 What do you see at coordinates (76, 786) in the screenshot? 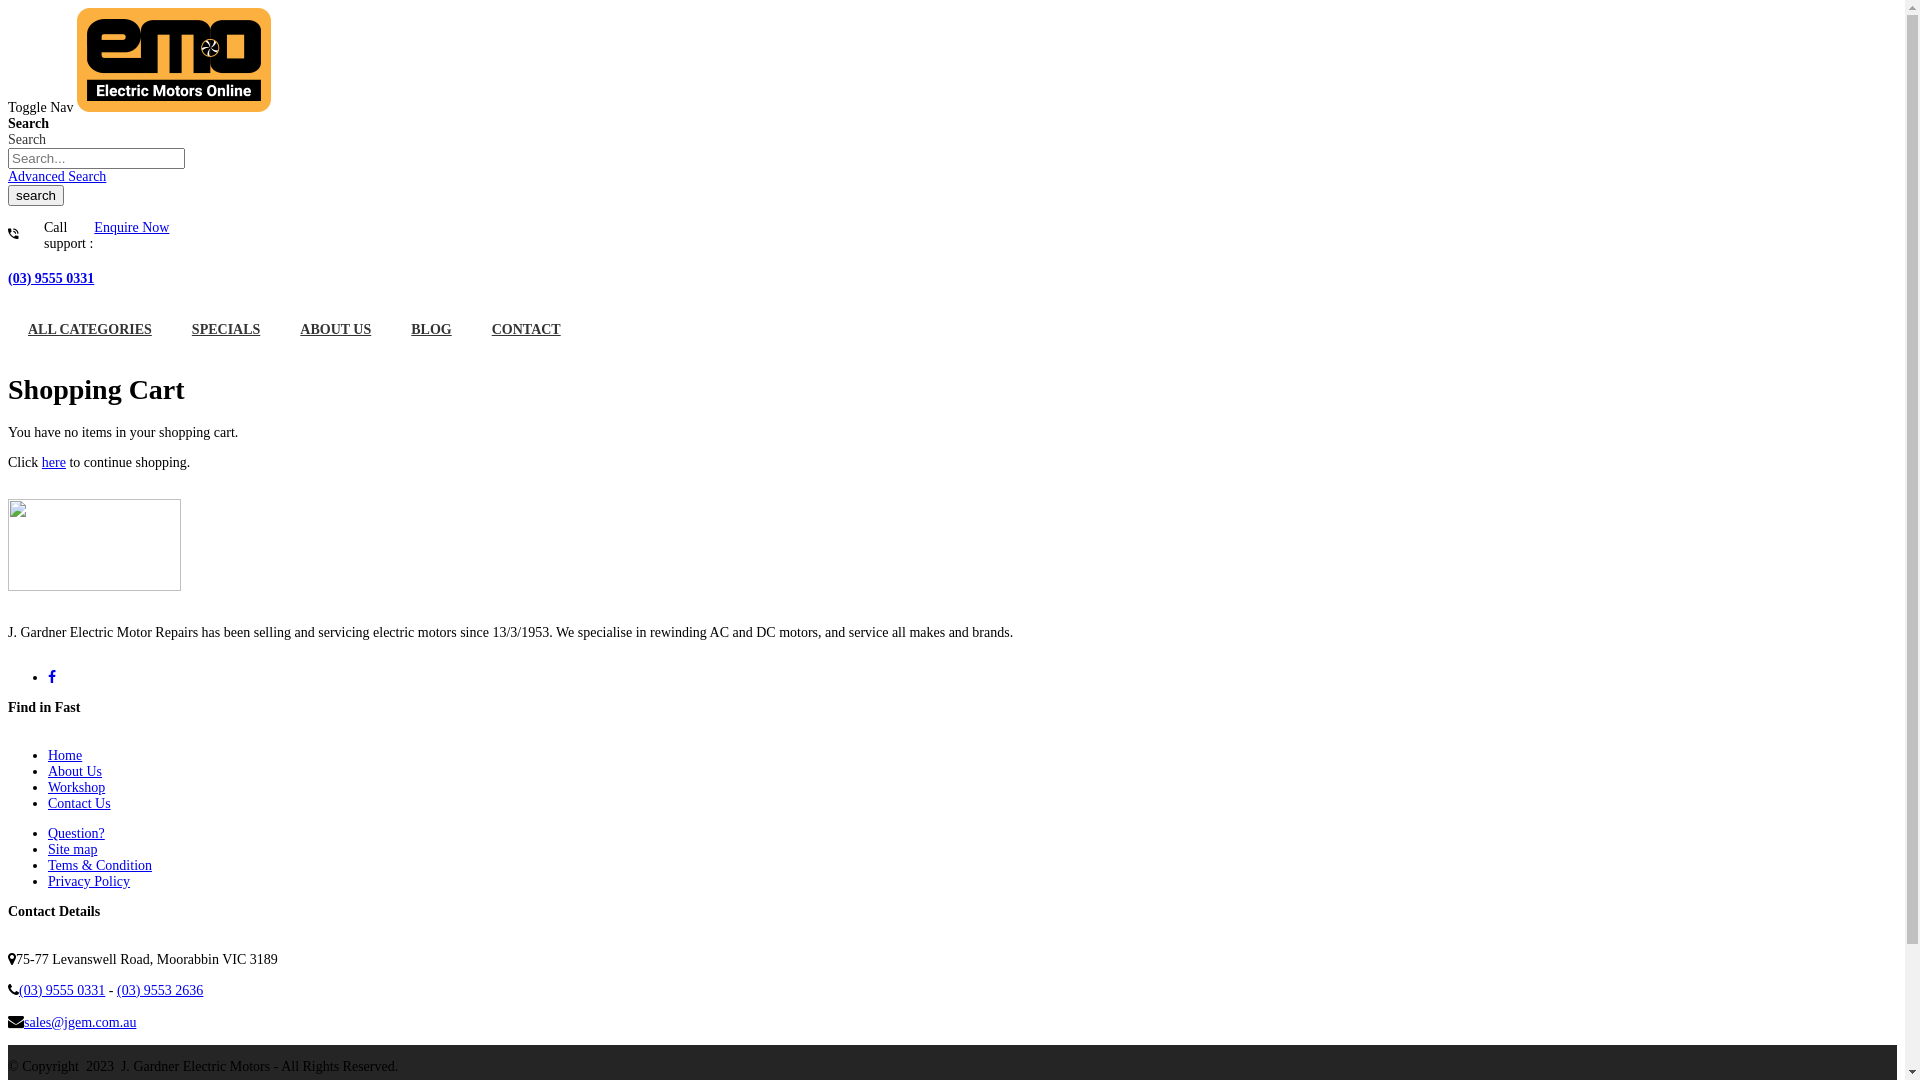
I see `'Workshop'` at bounding box center [76, 786].